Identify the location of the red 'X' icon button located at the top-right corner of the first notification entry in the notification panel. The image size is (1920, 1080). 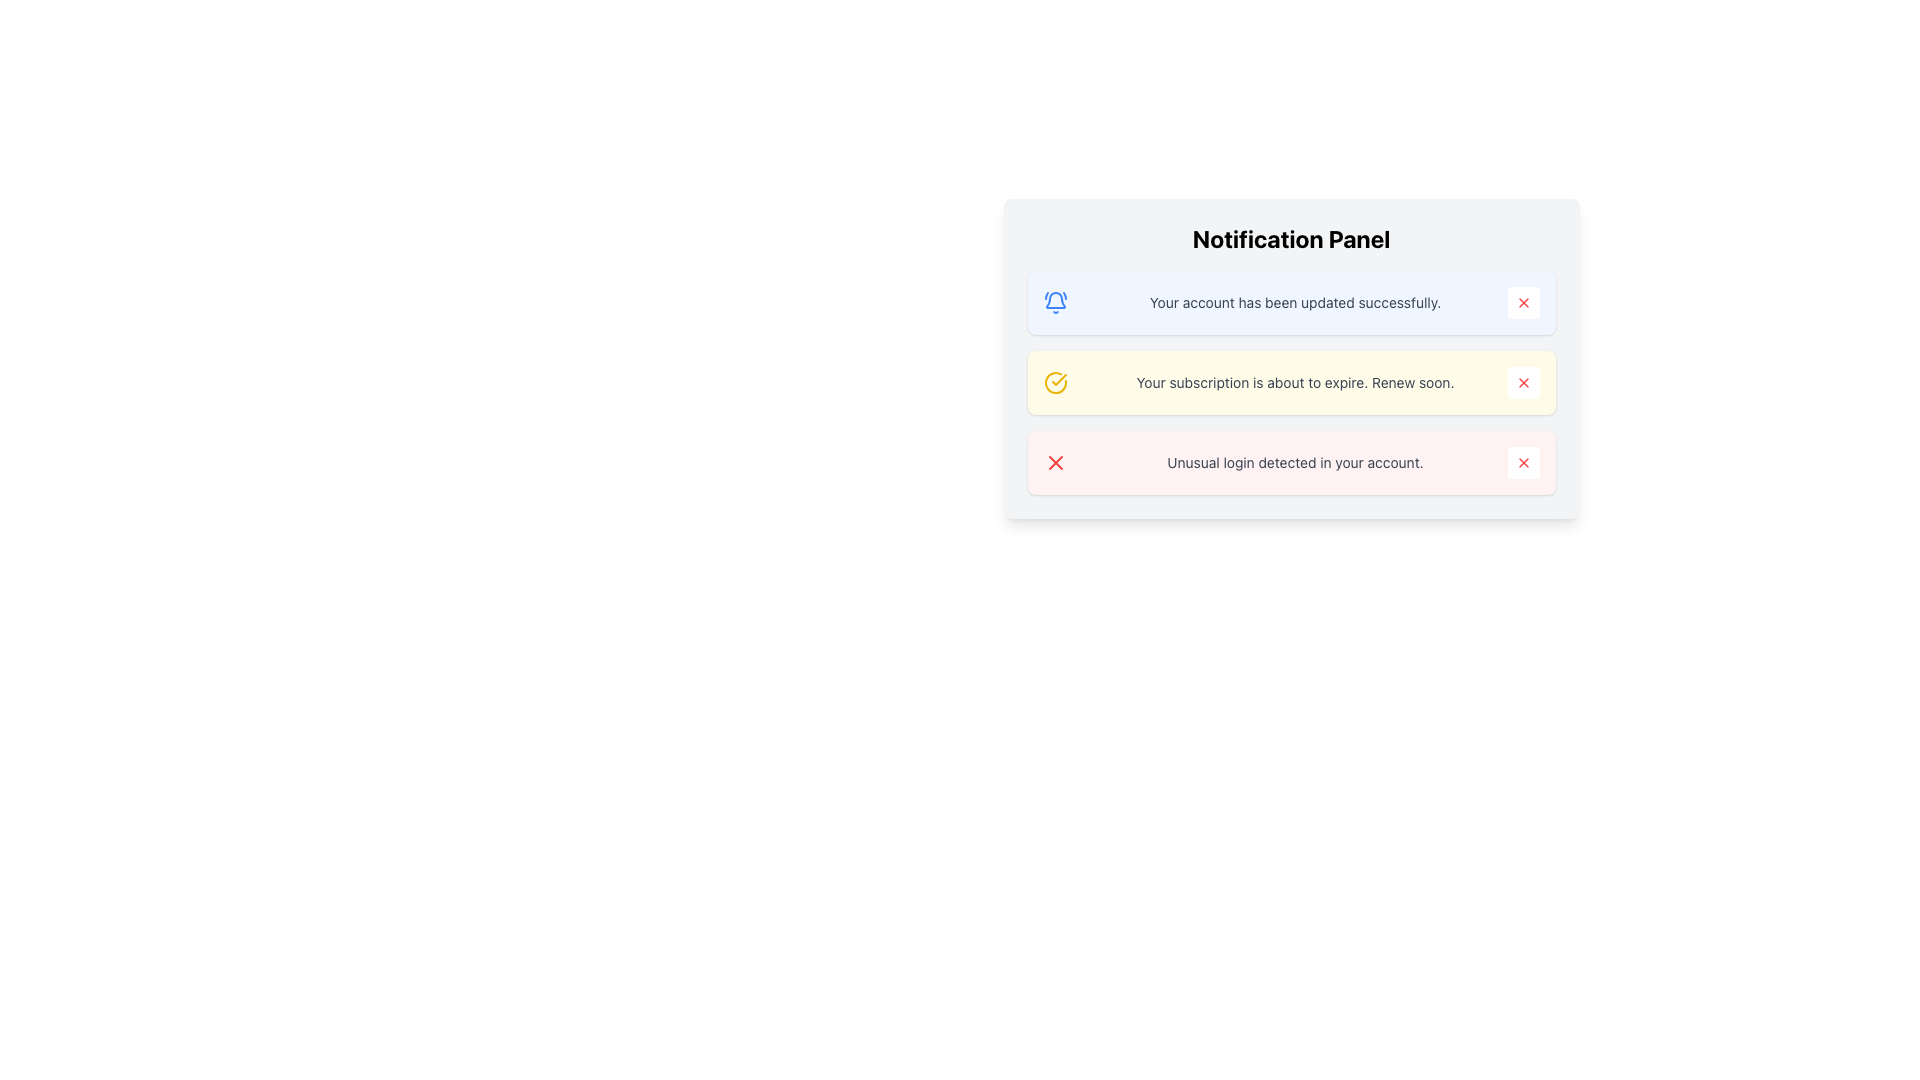
(1522, 303).